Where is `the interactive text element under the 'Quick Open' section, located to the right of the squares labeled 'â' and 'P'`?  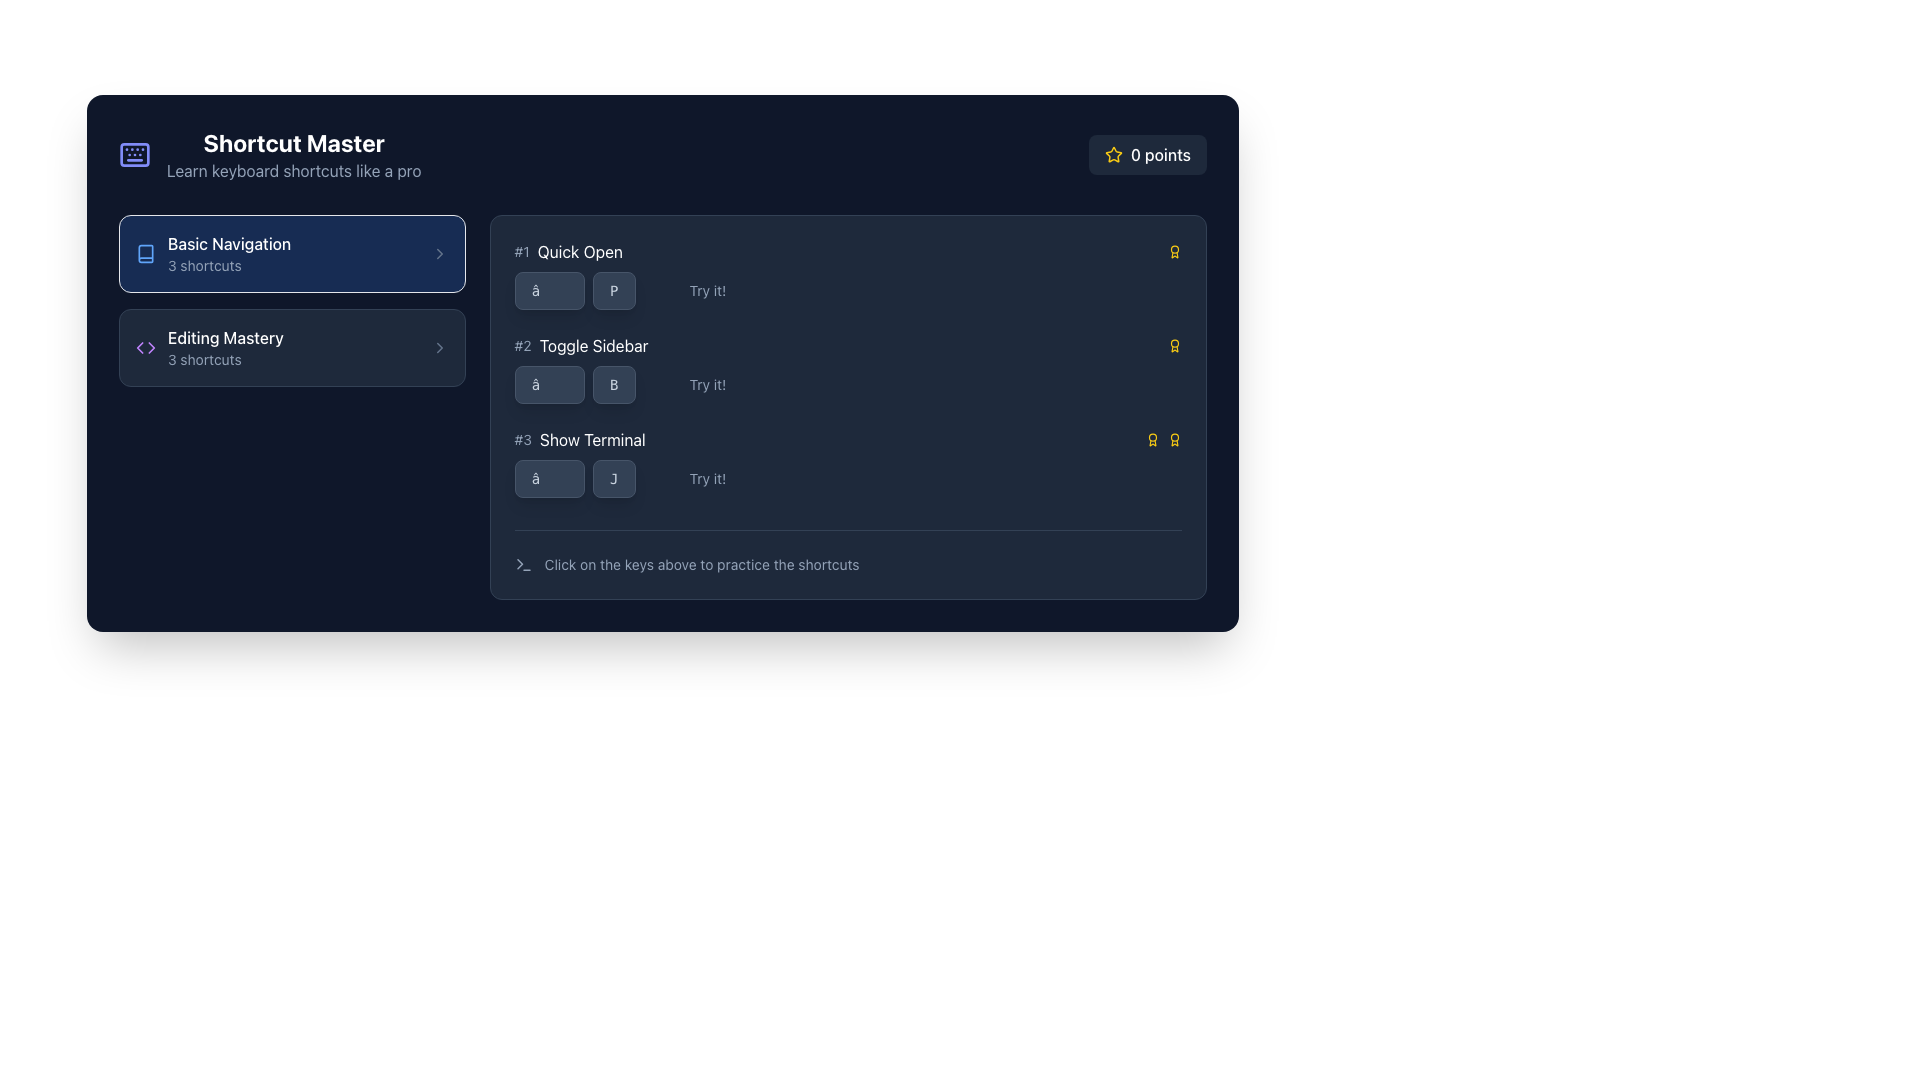
the interactive text element under the 'Quick Open' section, located to the right of the squares labeled 'â' and 'P' is located at coordinates (848, 290).